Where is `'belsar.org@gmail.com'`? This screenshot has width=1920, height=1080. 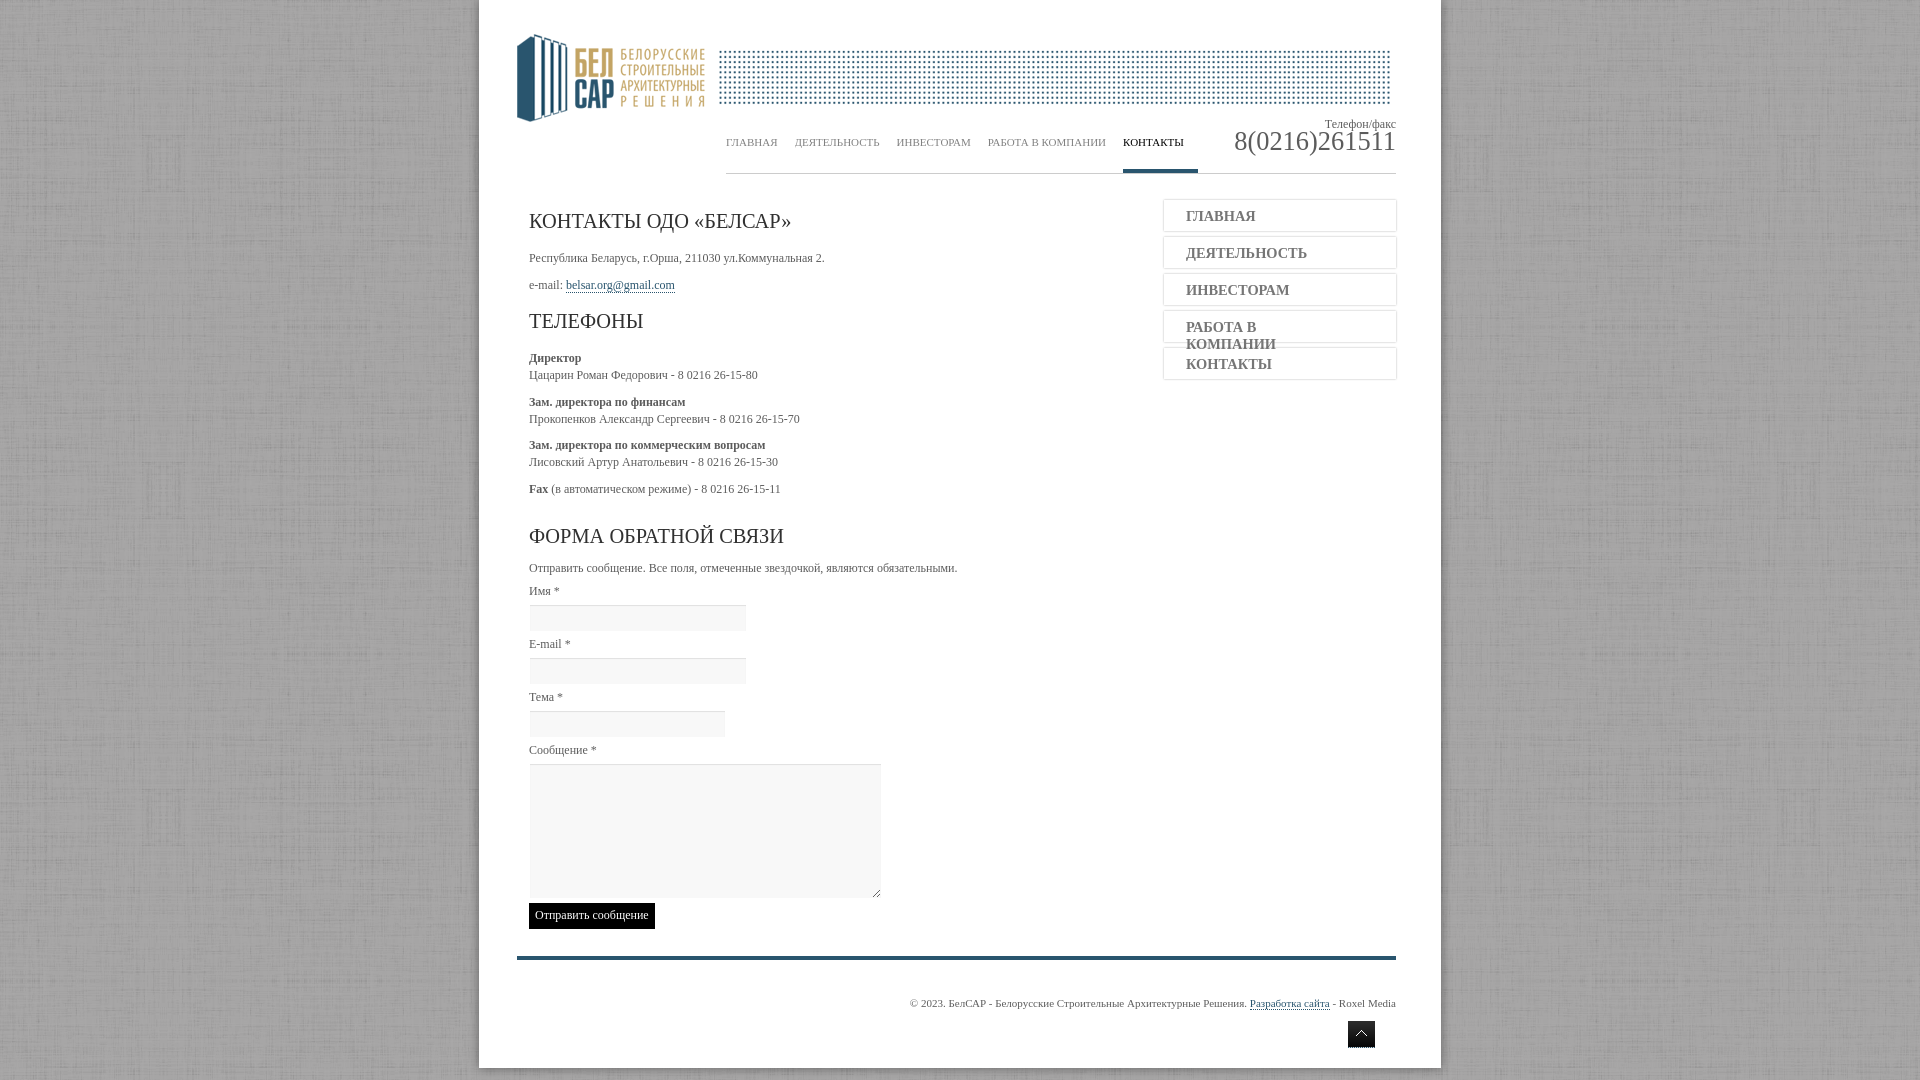 'belsar.org@gmail.com' is located at coordinates (619, 285).